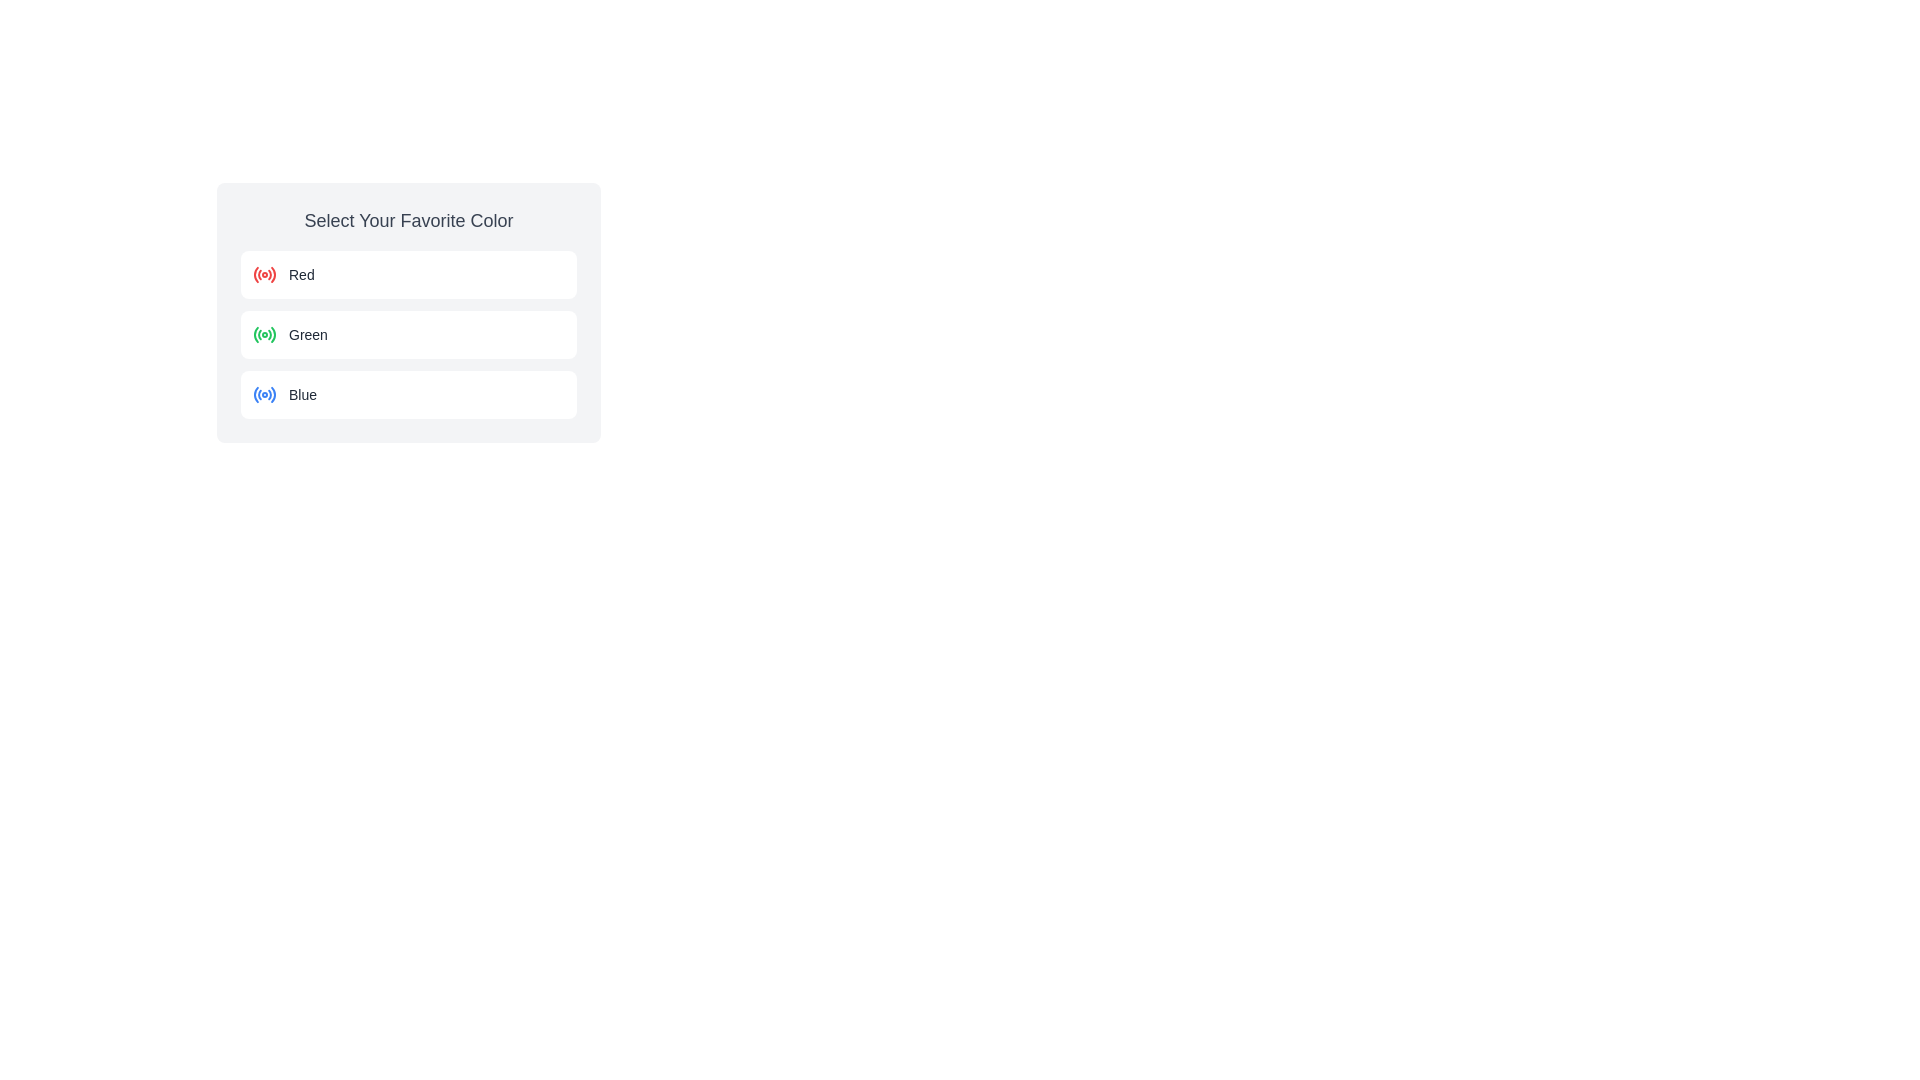  What do you see at coordinates (407, 334) in the screenshot?
I see `the selectable option labeled 'Green', which is the second option in the group of selectable options` at bounding box center [407, 334].